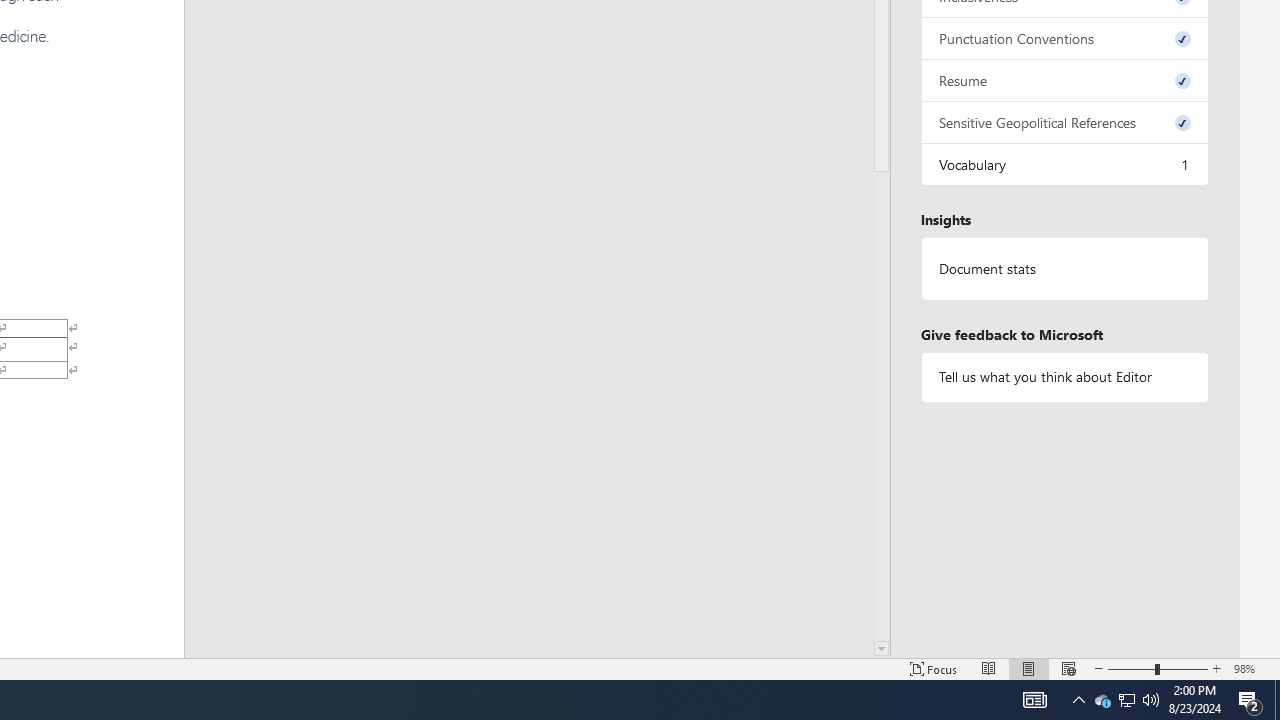 Image resolution: width=1280 pixels, height=720 pixels. Describe the element at coordinates (1158, 669) in the screenshot. I see `'Zoom'` at that location.